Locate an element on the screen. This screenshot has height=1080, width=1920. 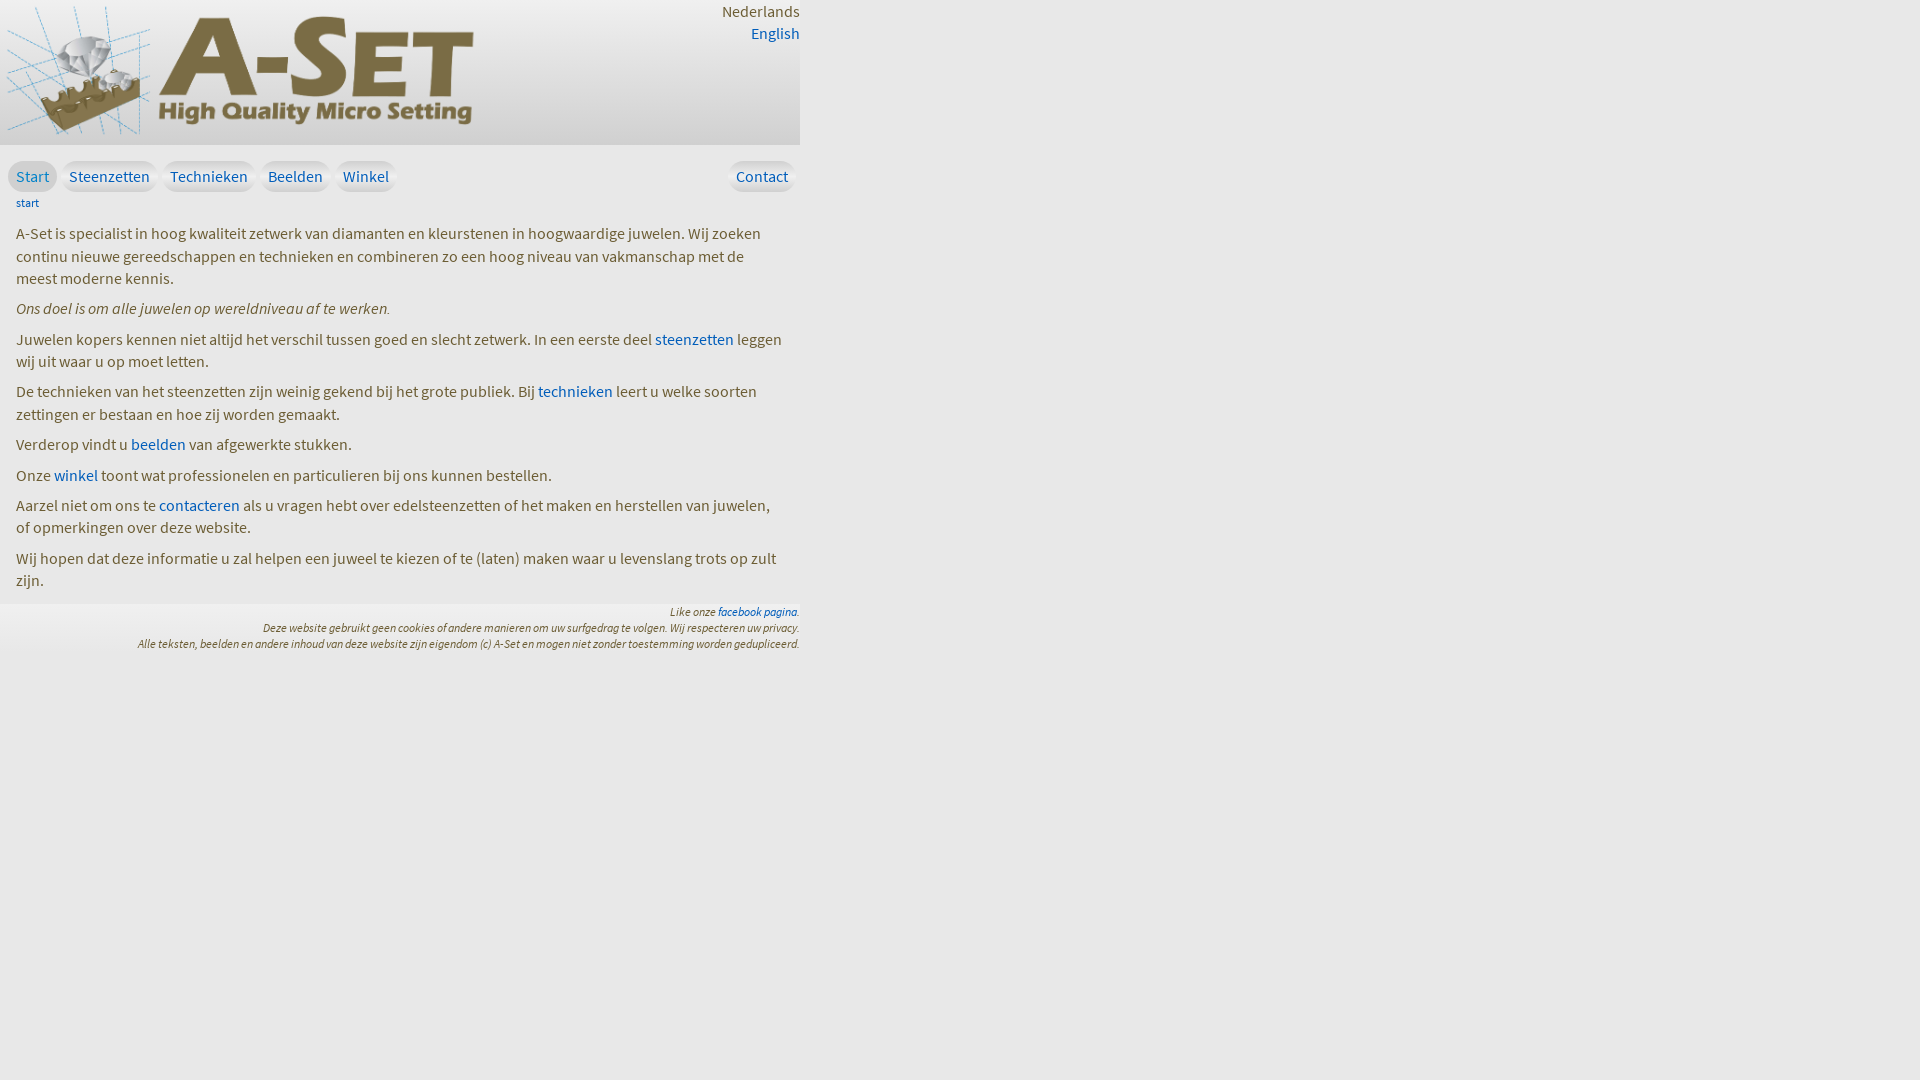
'Contact' is located at coordinates (727, 175).